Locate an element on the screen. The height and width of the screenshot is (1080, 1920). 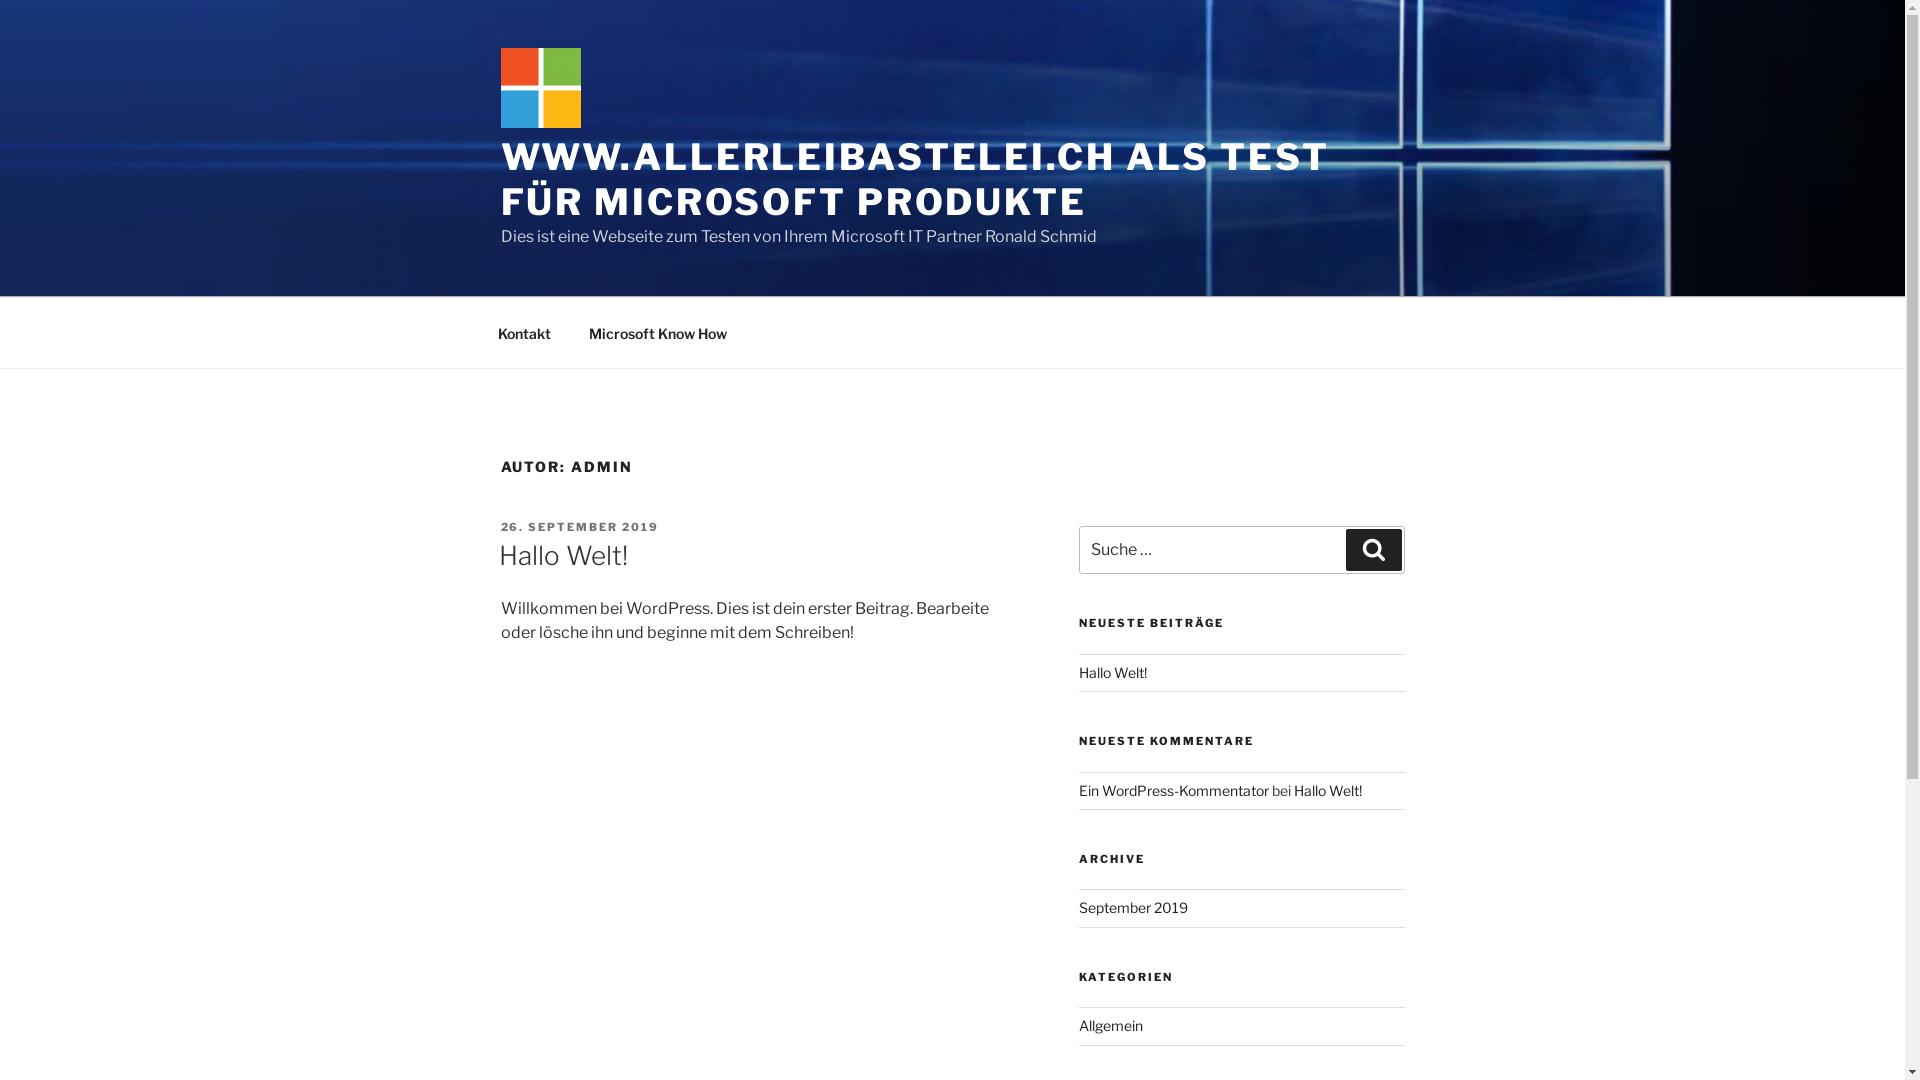
'Ein WordPress-Kommentator' is located at coordinates (1174, 789).